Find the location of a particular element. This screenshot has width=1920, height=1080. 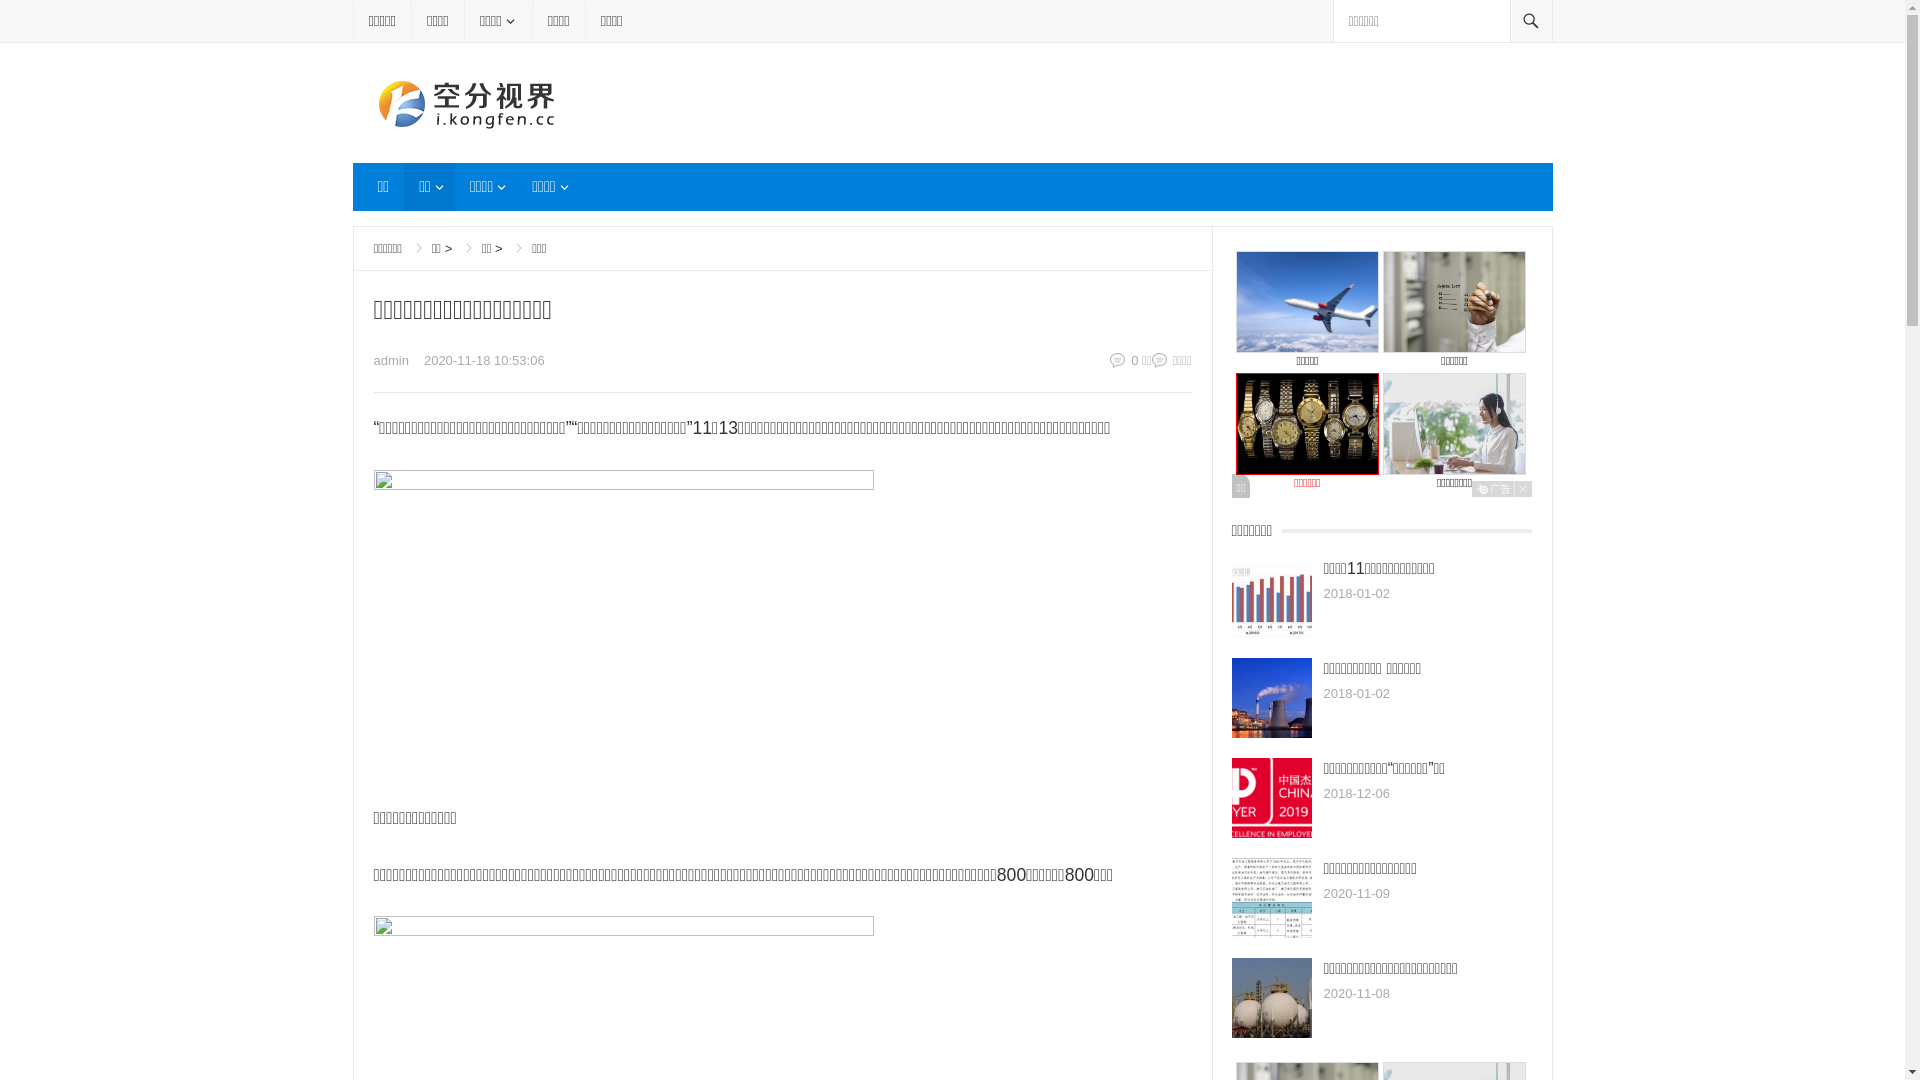

'admin' is located at coordinates (391, 360).